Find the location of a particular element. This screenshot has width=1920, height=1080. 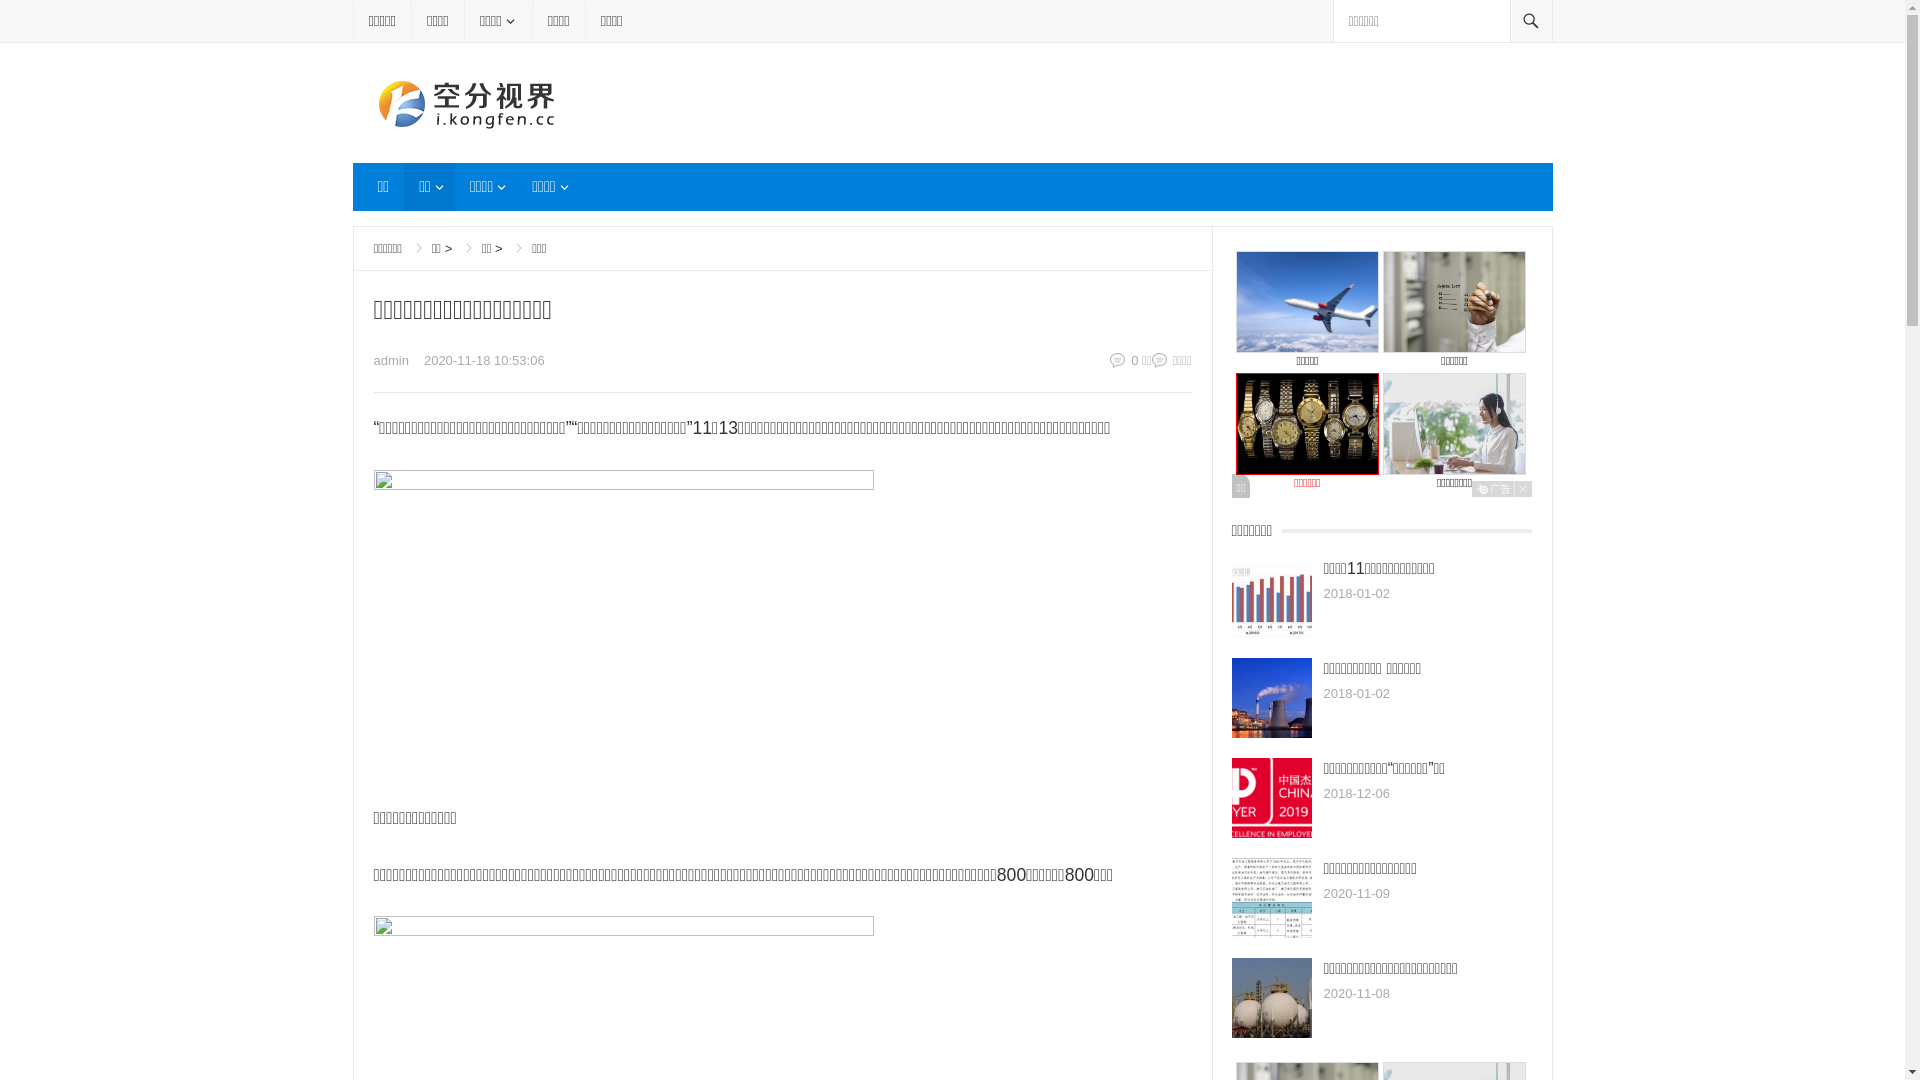

'admin' is located at coordinates (391, 360).